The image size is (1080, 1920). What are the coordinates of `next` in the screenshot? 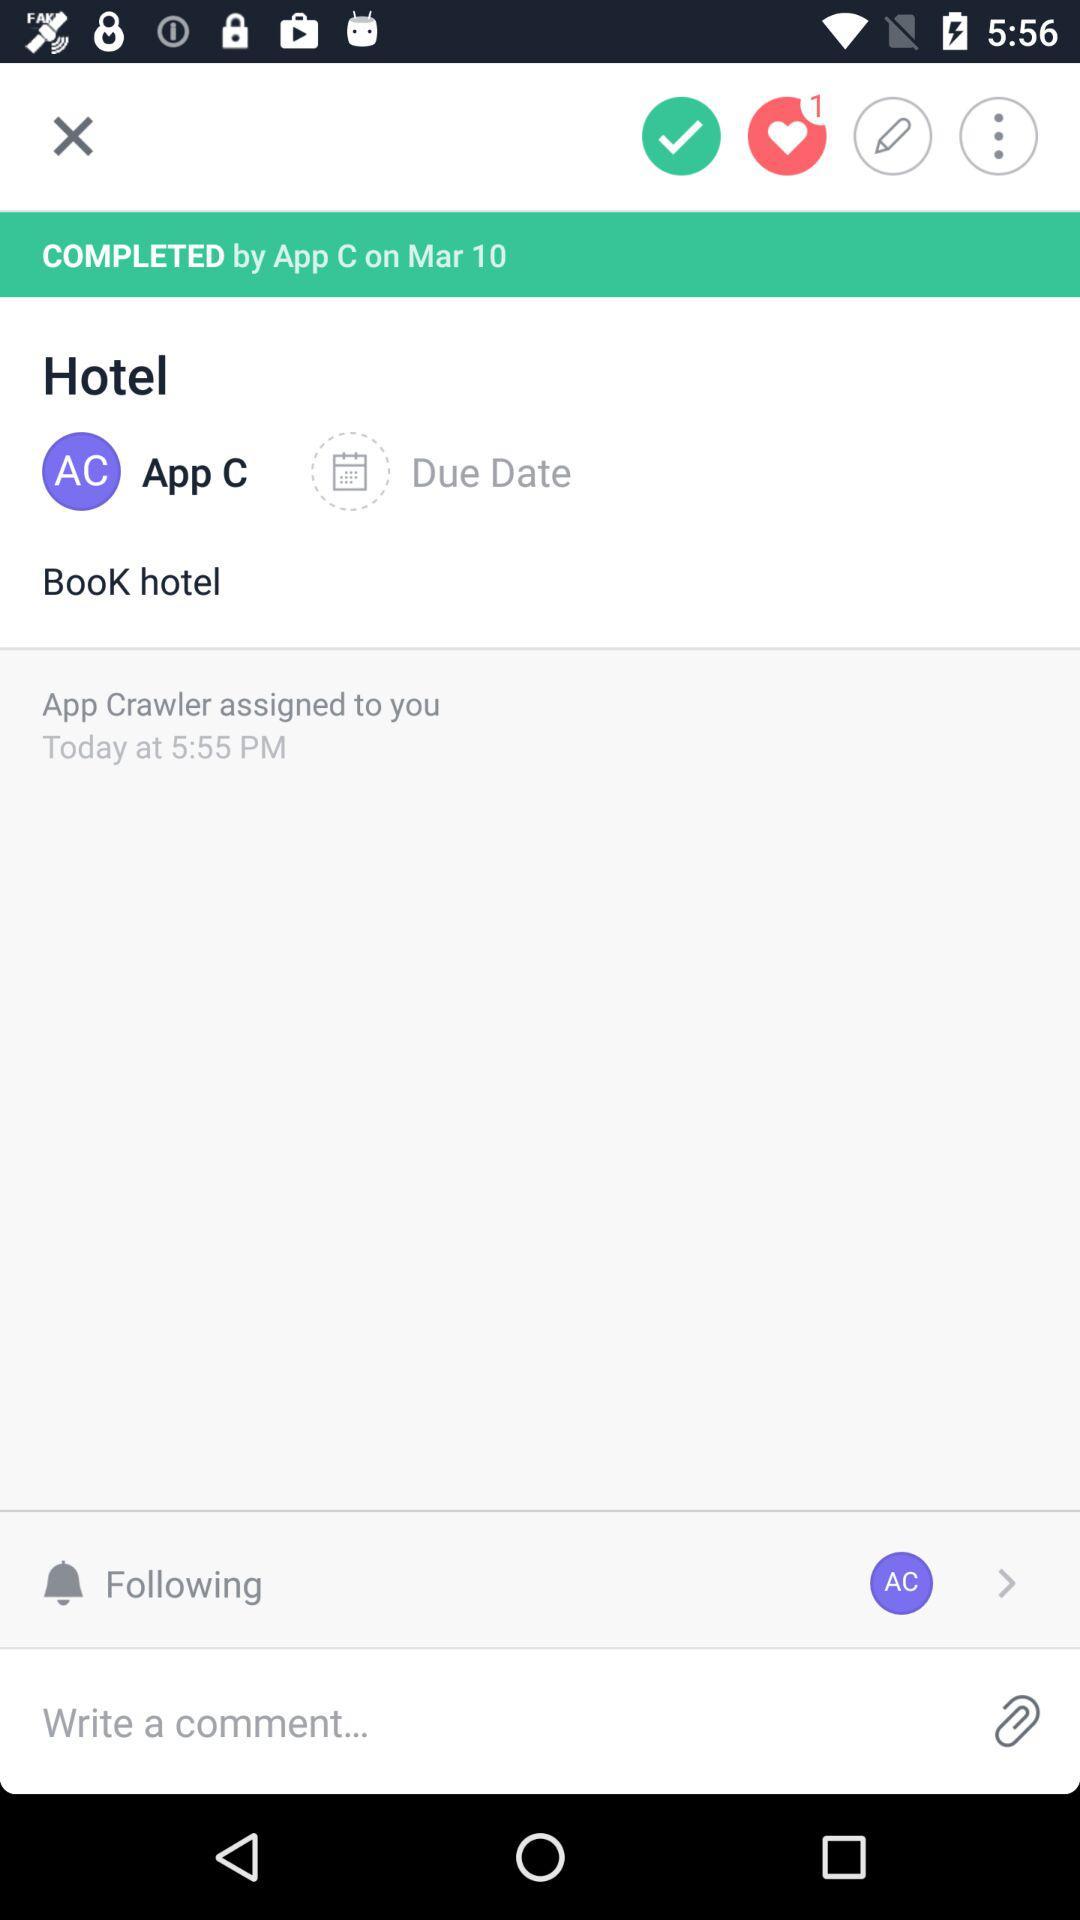 It's located at (1006, 1582).